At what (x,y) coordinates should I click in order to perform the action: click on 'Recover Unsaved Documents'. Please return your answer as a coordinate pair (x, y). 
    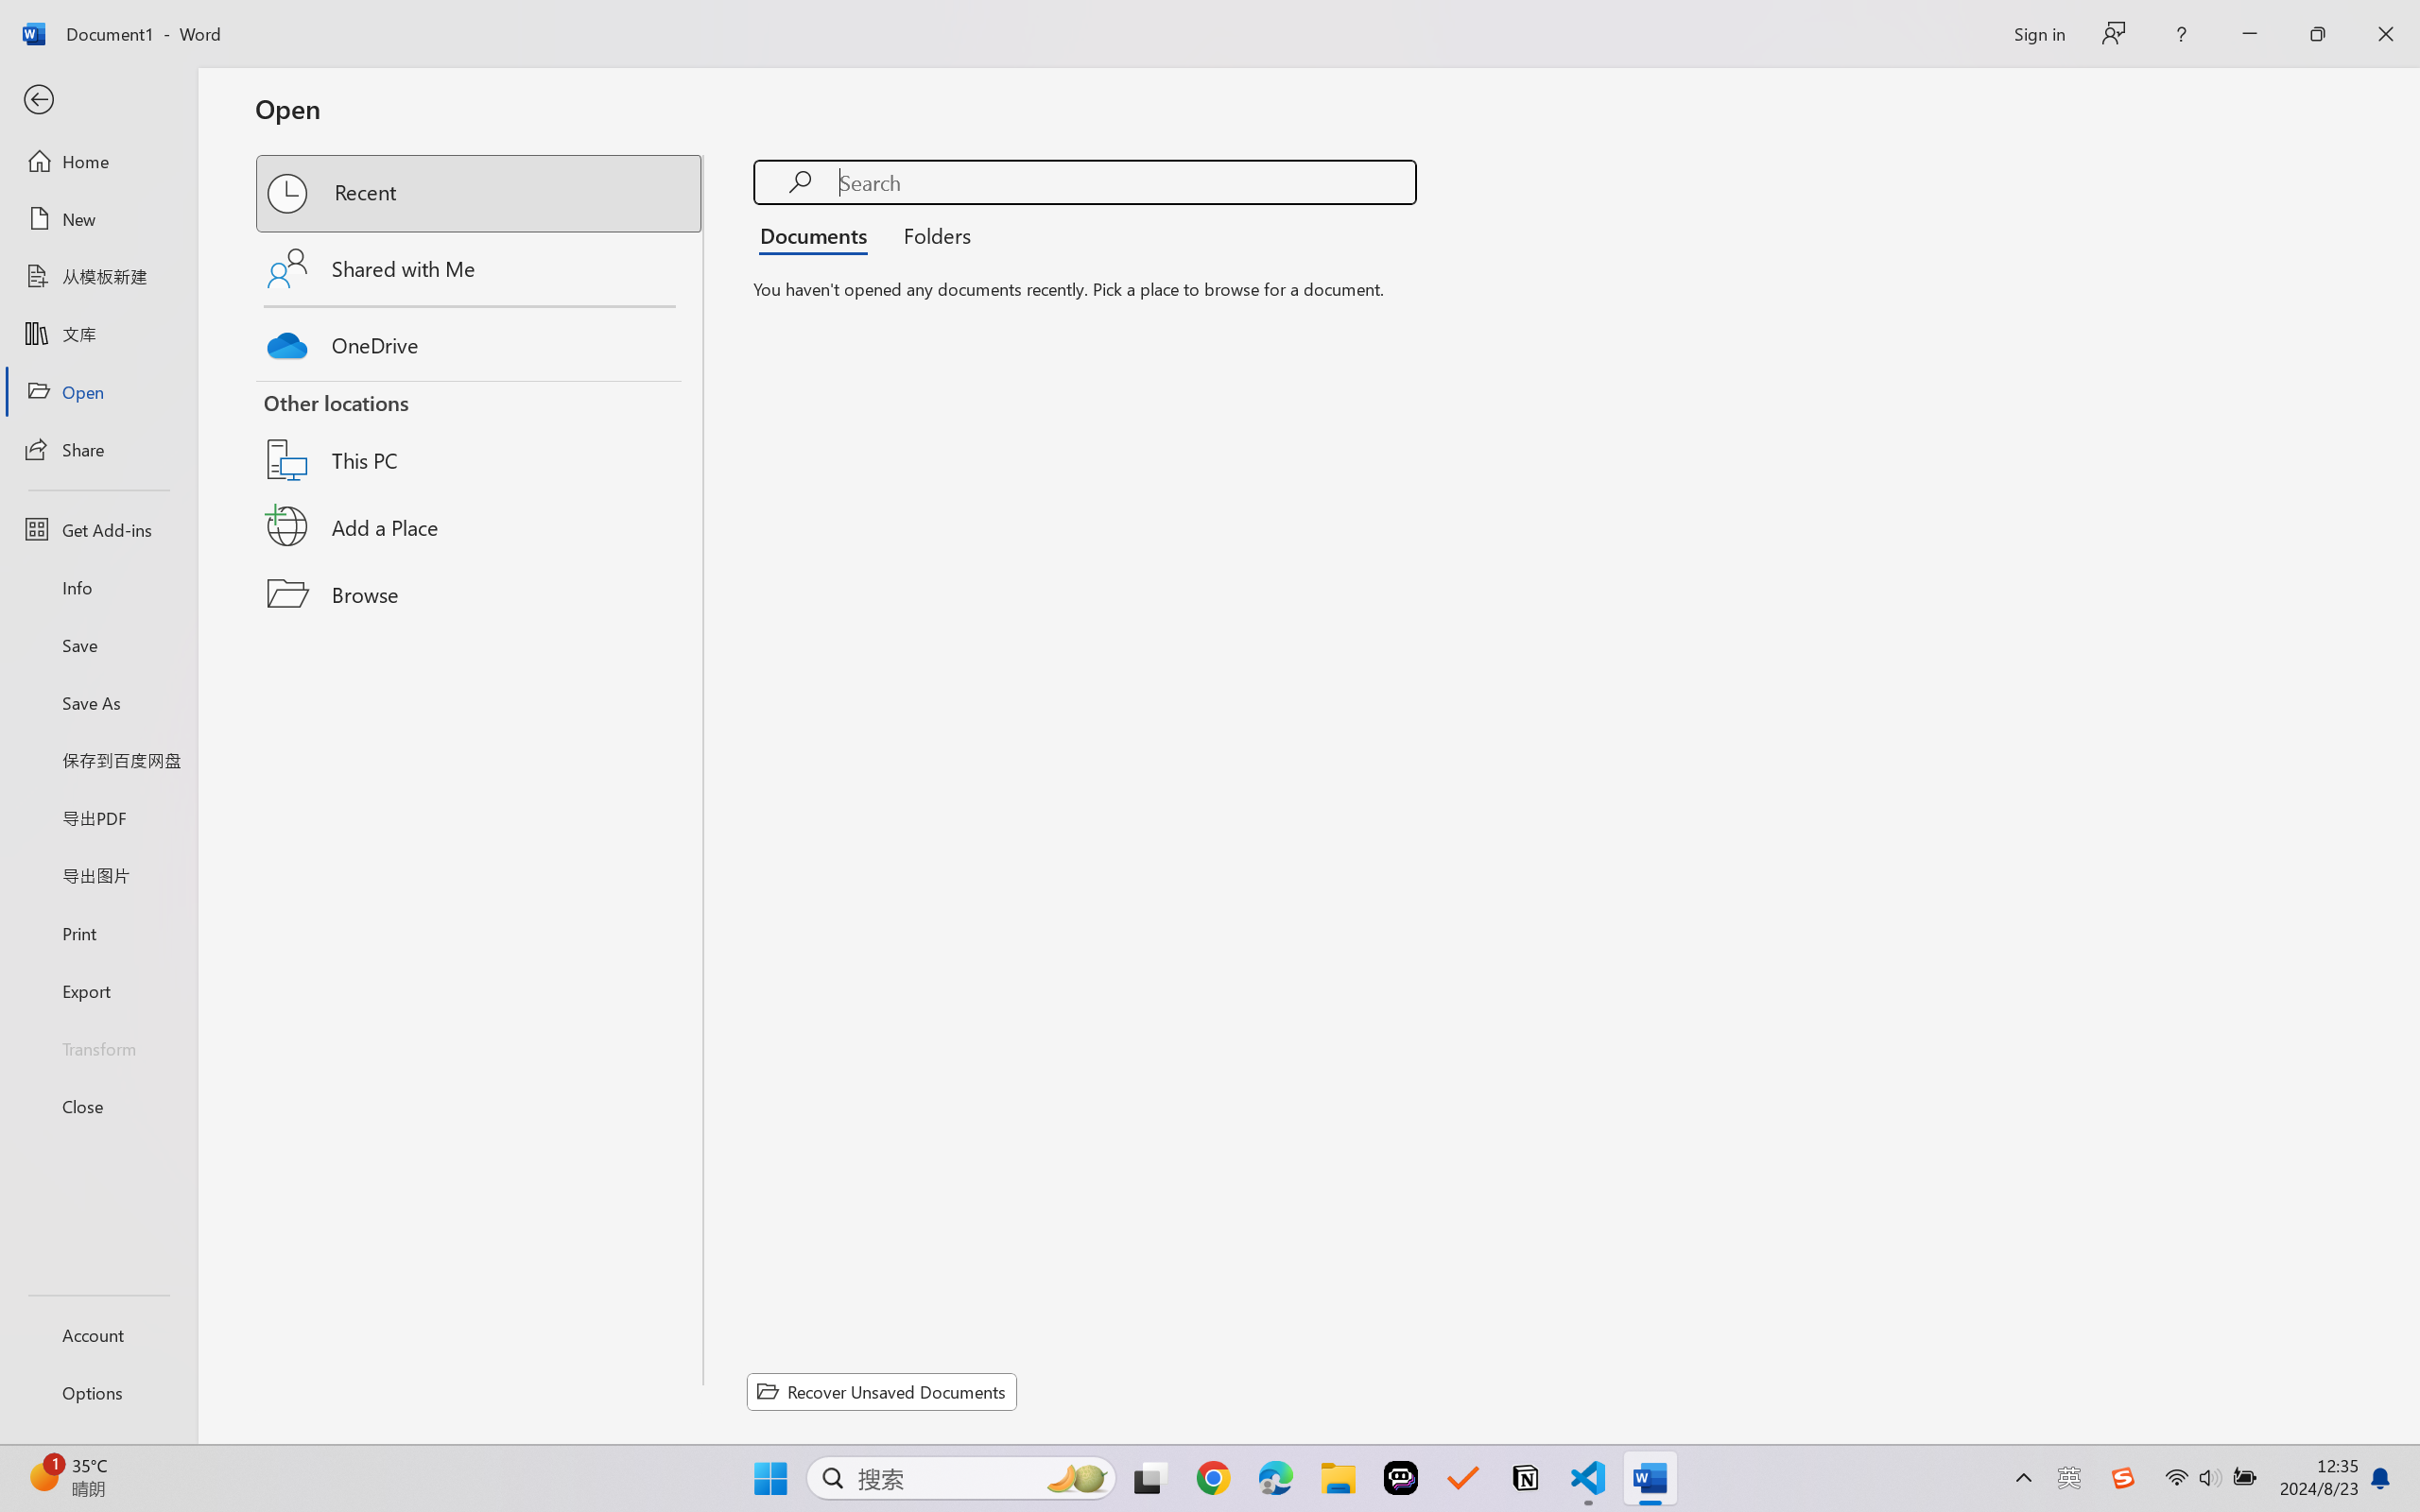
    Looking at the image, I should click on (882, 1391).